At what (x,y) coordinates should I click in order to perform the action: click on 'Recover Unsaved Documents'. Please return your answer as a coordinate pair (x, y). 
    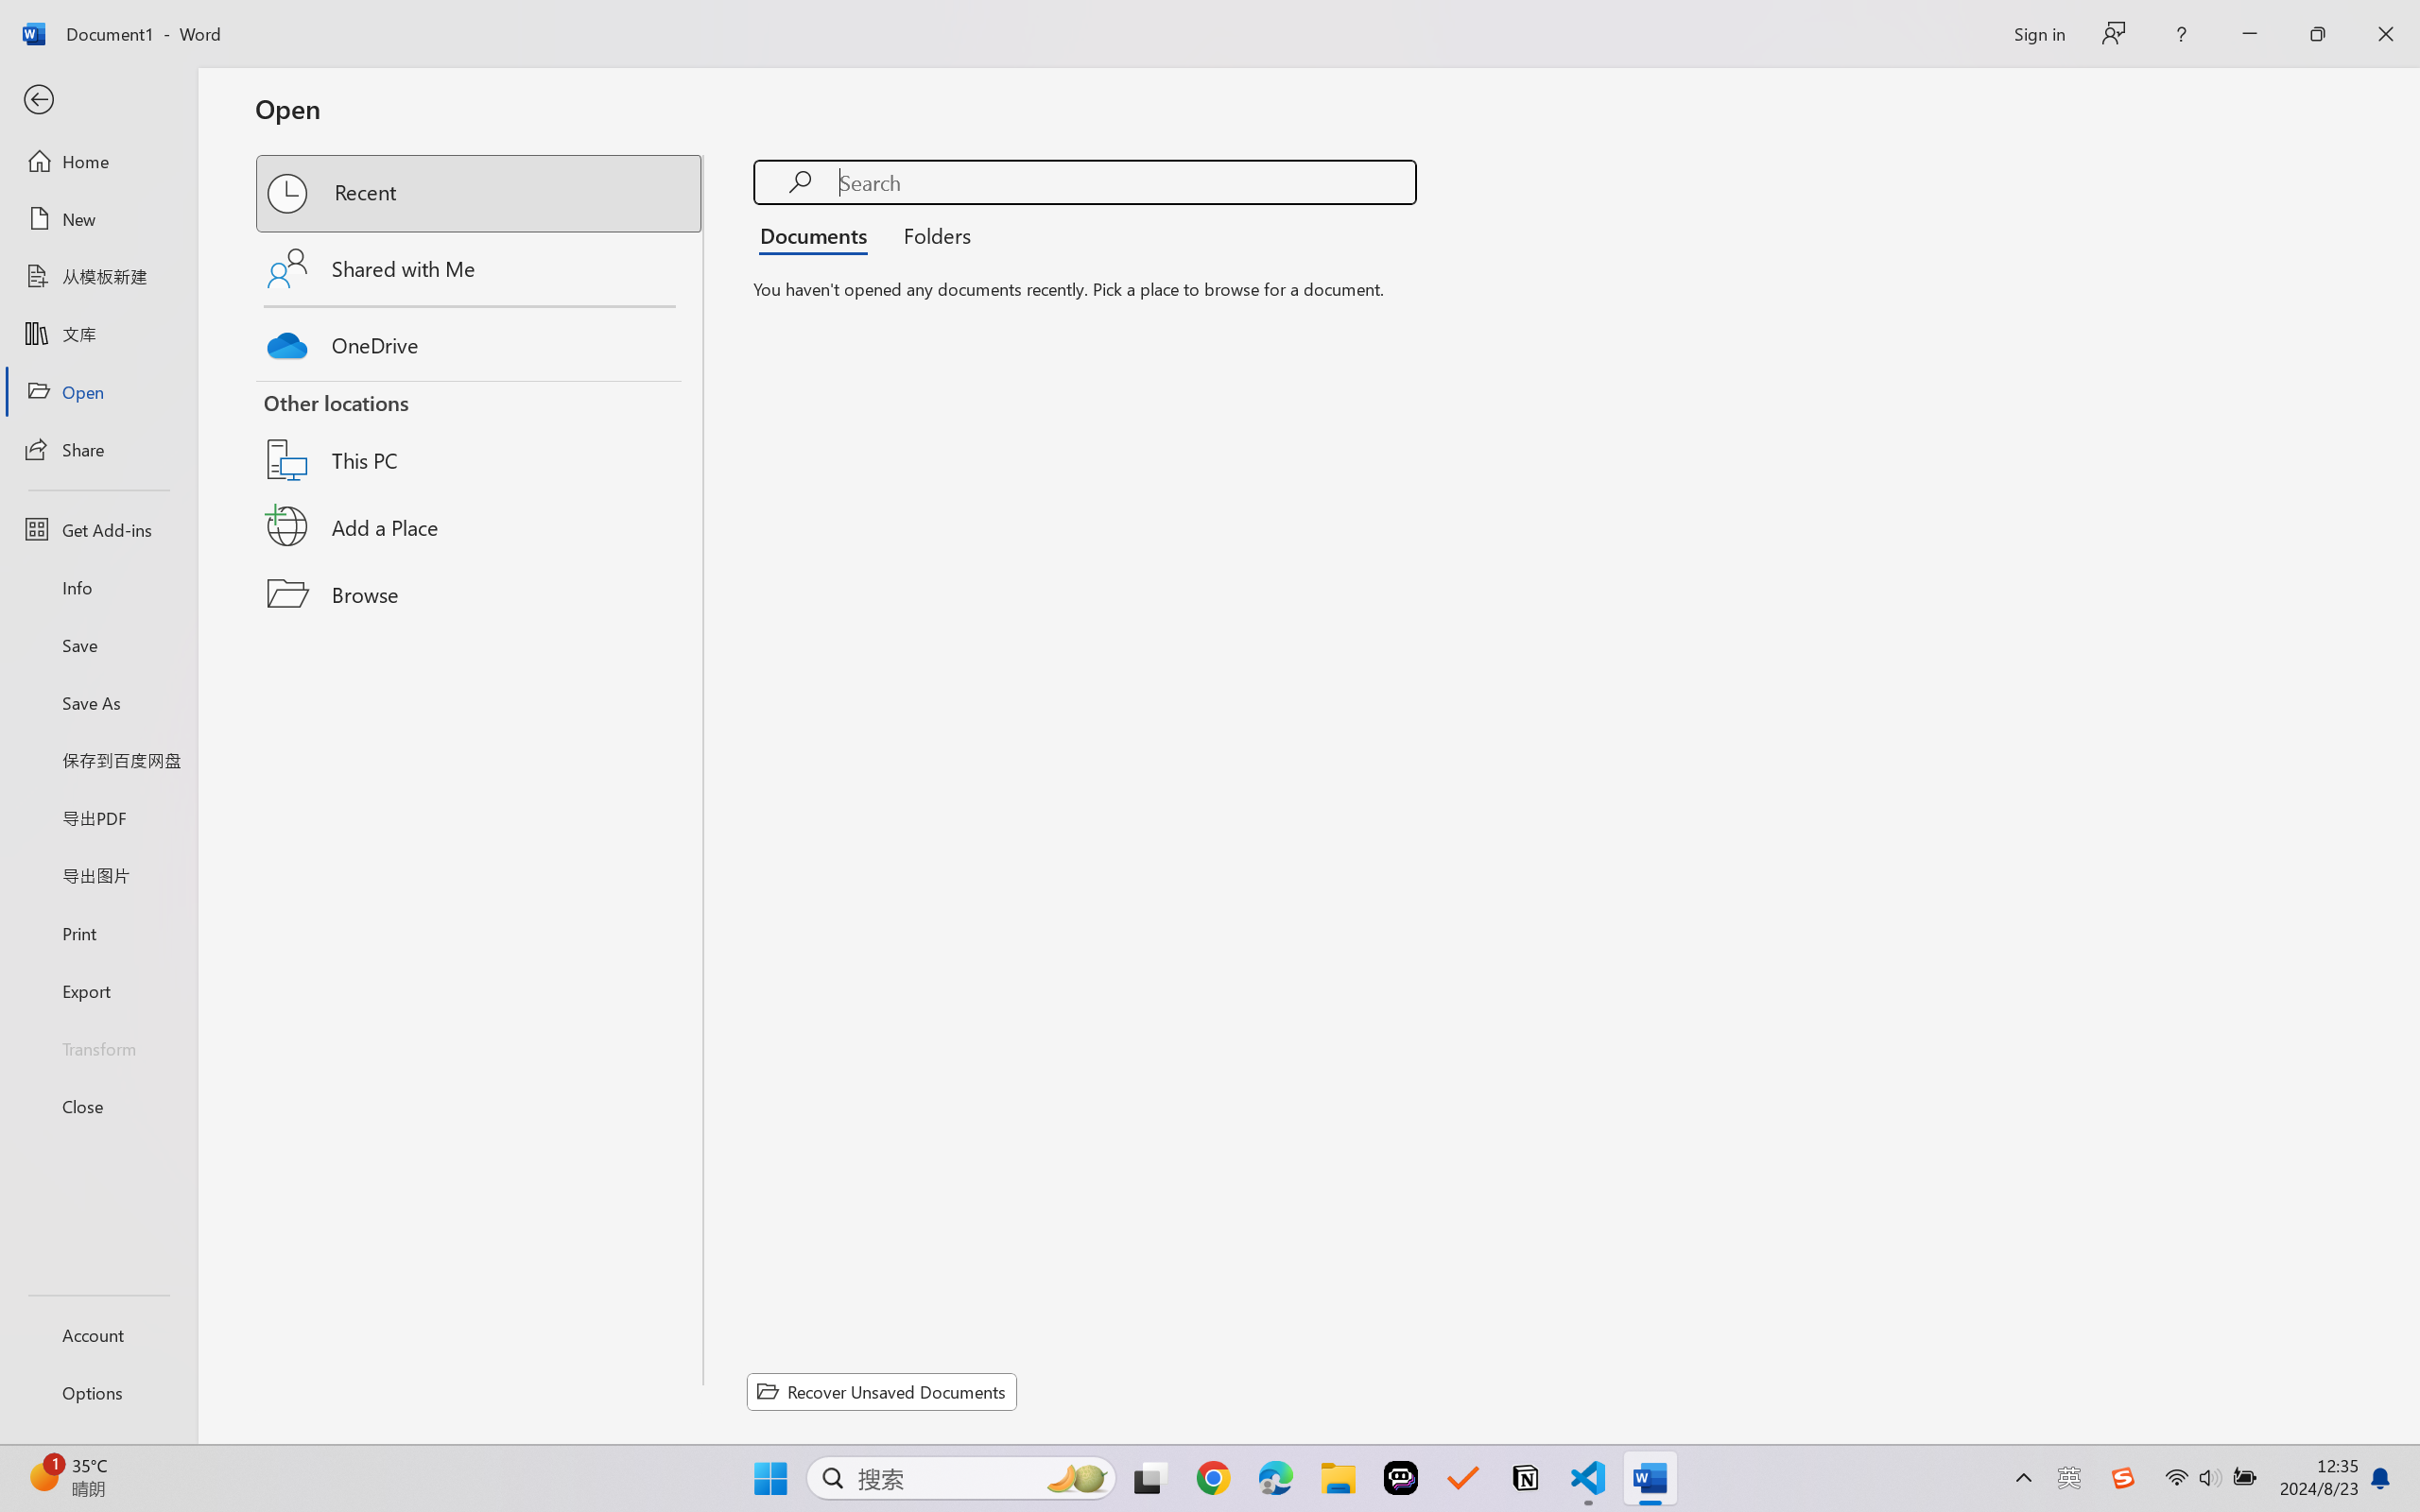
    Looking at the image, I should click on (882, 1391).